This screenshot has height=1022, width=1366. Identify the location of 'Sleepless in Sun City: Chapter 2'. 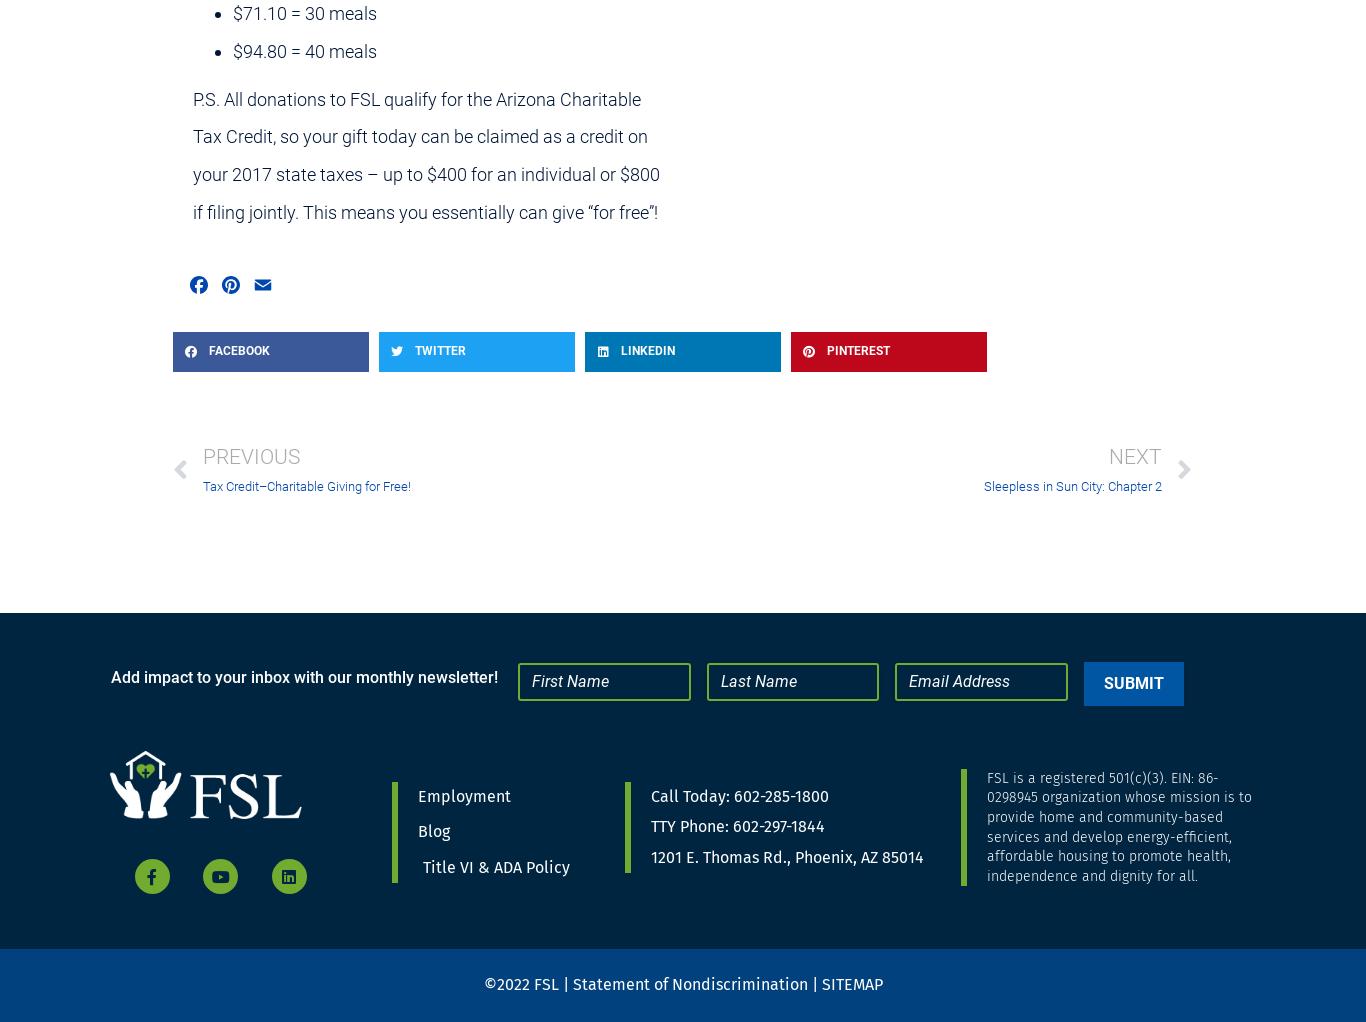
(1071, 486).